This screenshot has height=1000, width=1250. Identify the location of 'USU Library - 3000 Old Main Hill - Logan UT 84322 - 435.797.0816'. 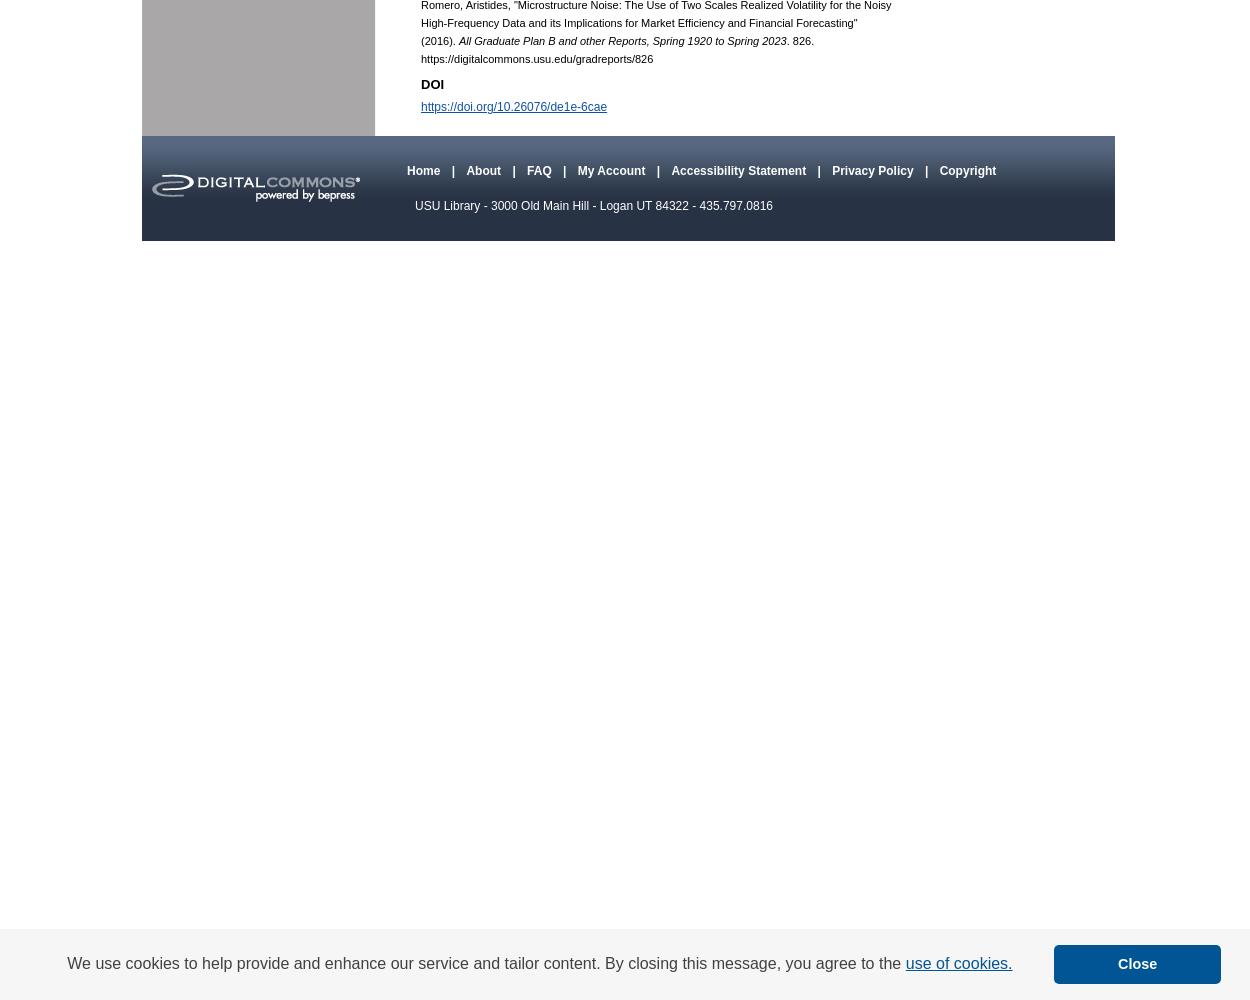
(592, 205).